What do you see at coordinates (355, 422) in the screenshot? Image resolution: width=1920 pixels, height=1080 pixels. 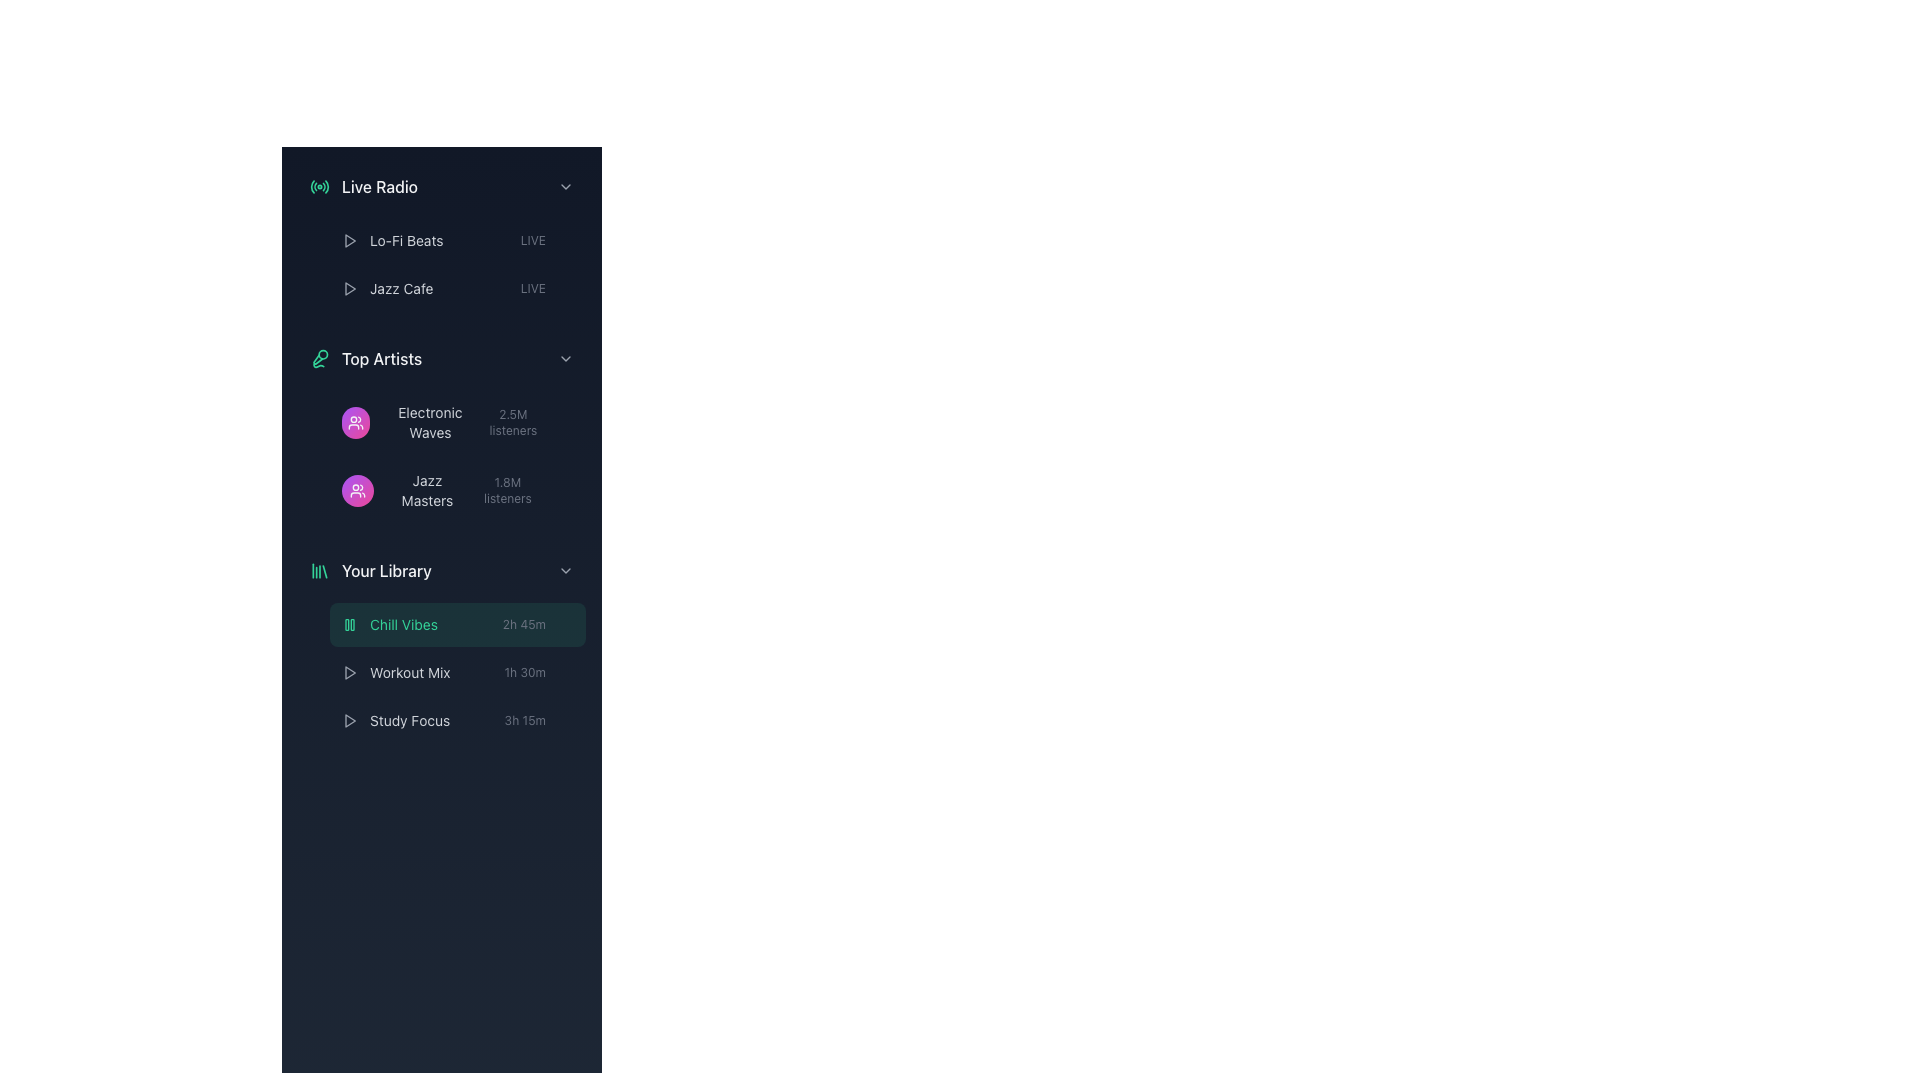 I see `the circular icon with a gradient background and user silhouettes, located to the left of the text 'Electronic Waves' under the 'Top Artists' section` at bounding box center [355, 422].